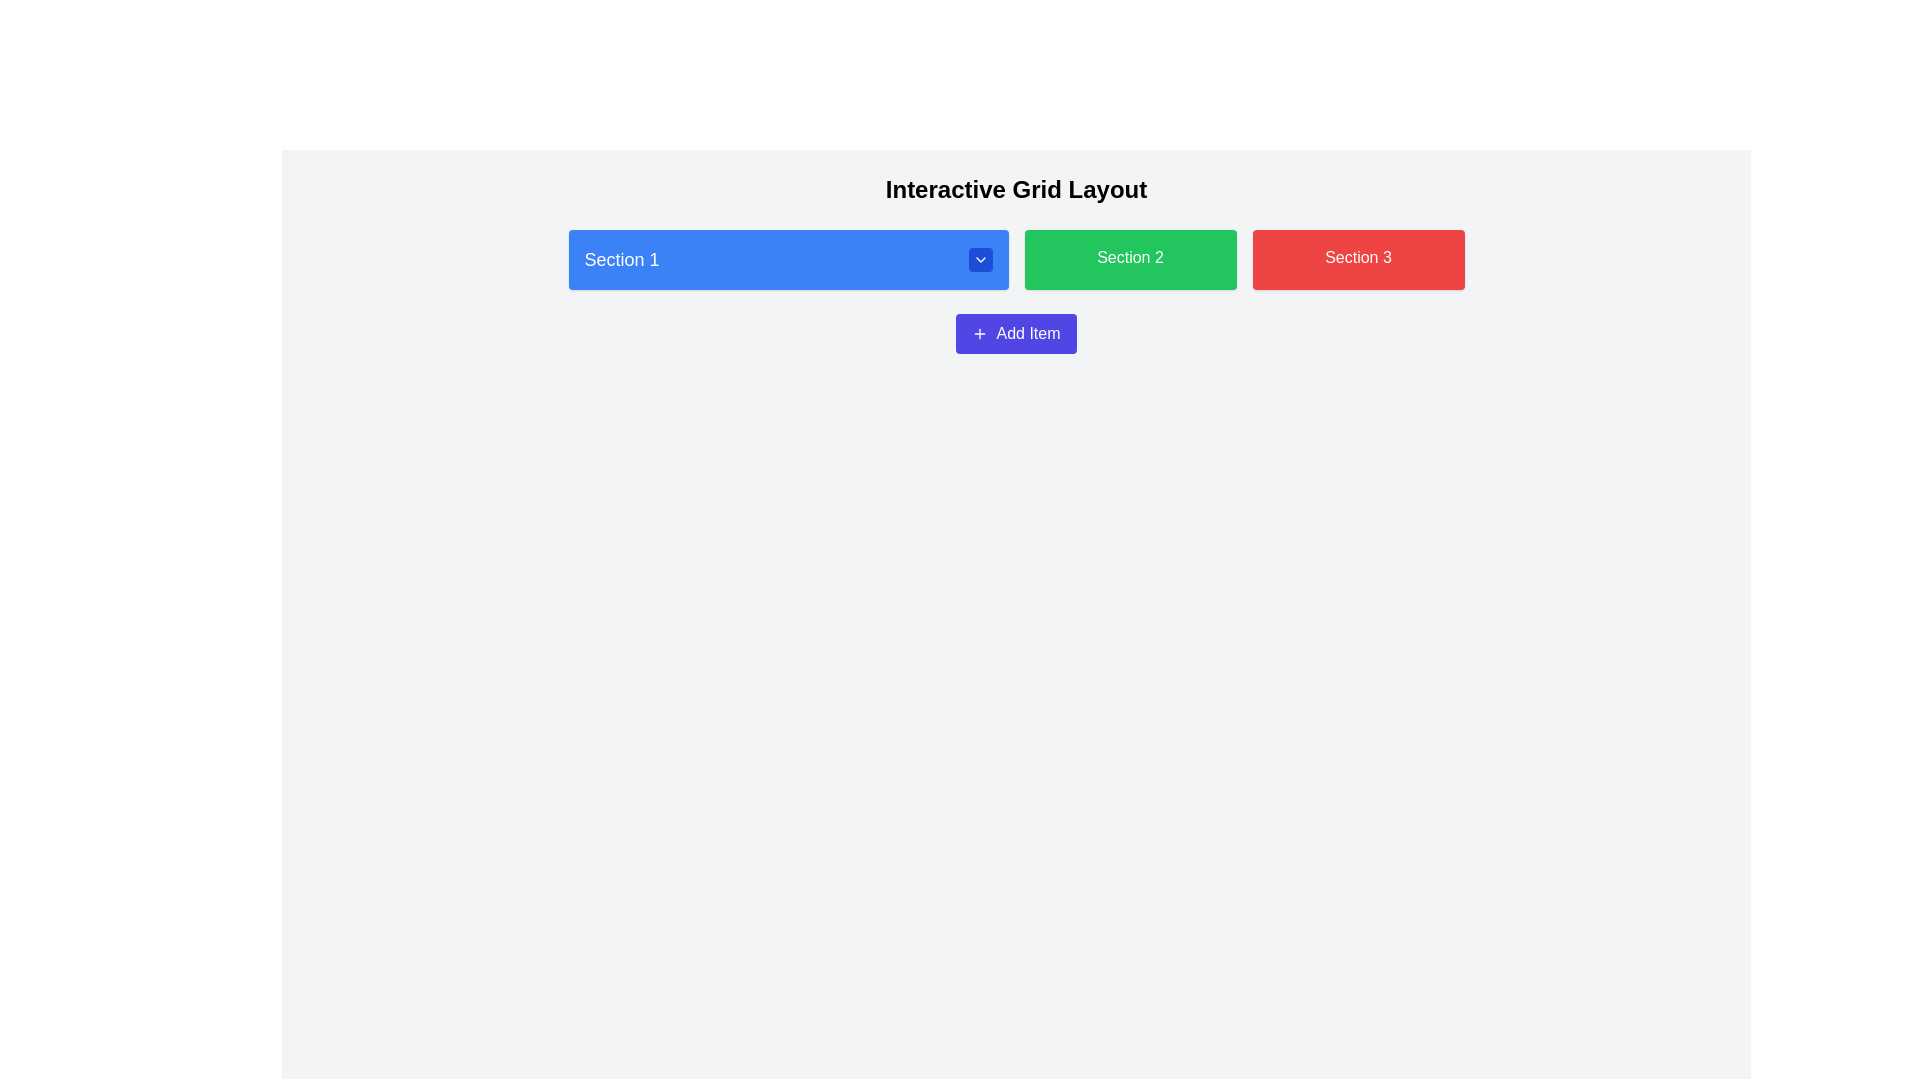 The image size is (1920, 1080). Describe the element at coordinates (1130, 258) in the screenshot. I see `the button that serves as a labeled section indicator, positioned as the second item in a row of three buttons within the 'Interactive Grid Layout', located between 'Section 1' and 'Section 3'` at that location.